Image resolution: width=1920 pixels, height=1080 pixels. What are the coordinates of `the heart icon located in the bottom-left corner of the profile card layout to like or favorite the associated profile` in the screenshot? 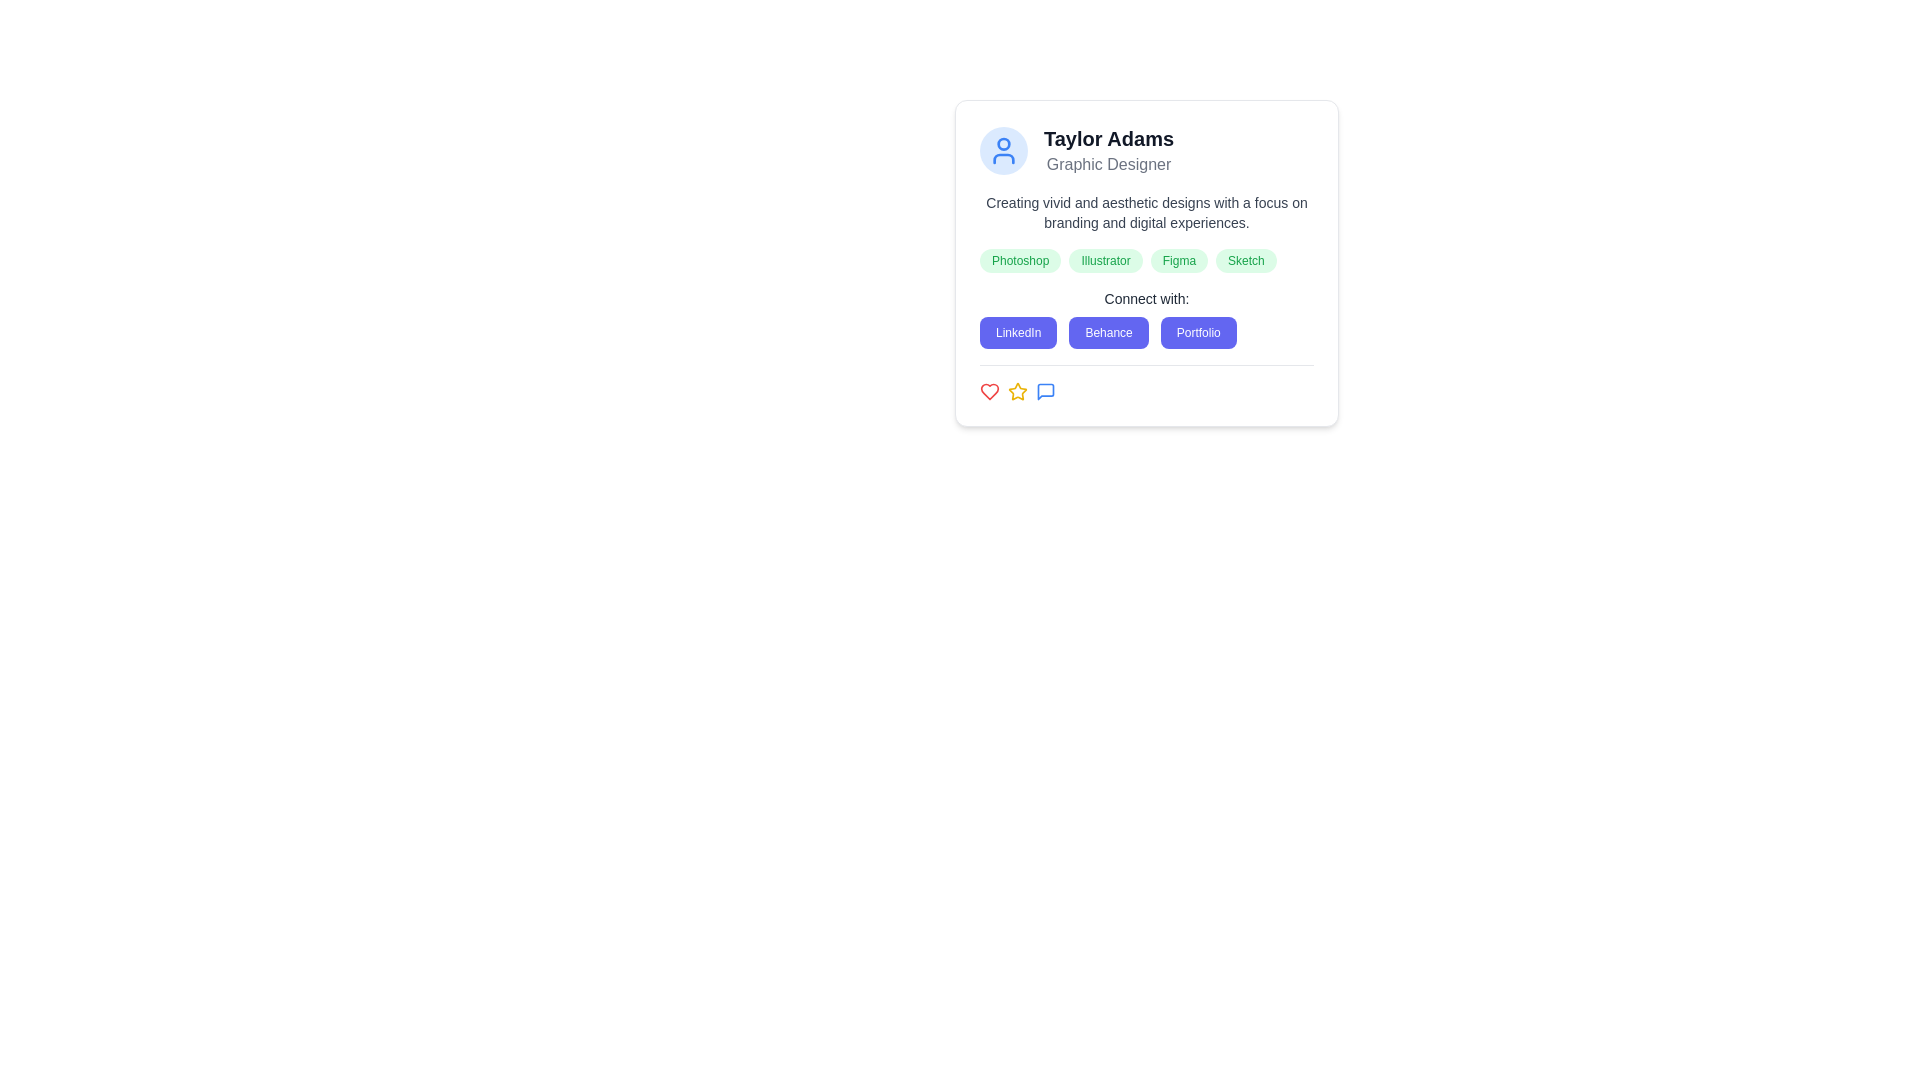 It's located at (989, 392).